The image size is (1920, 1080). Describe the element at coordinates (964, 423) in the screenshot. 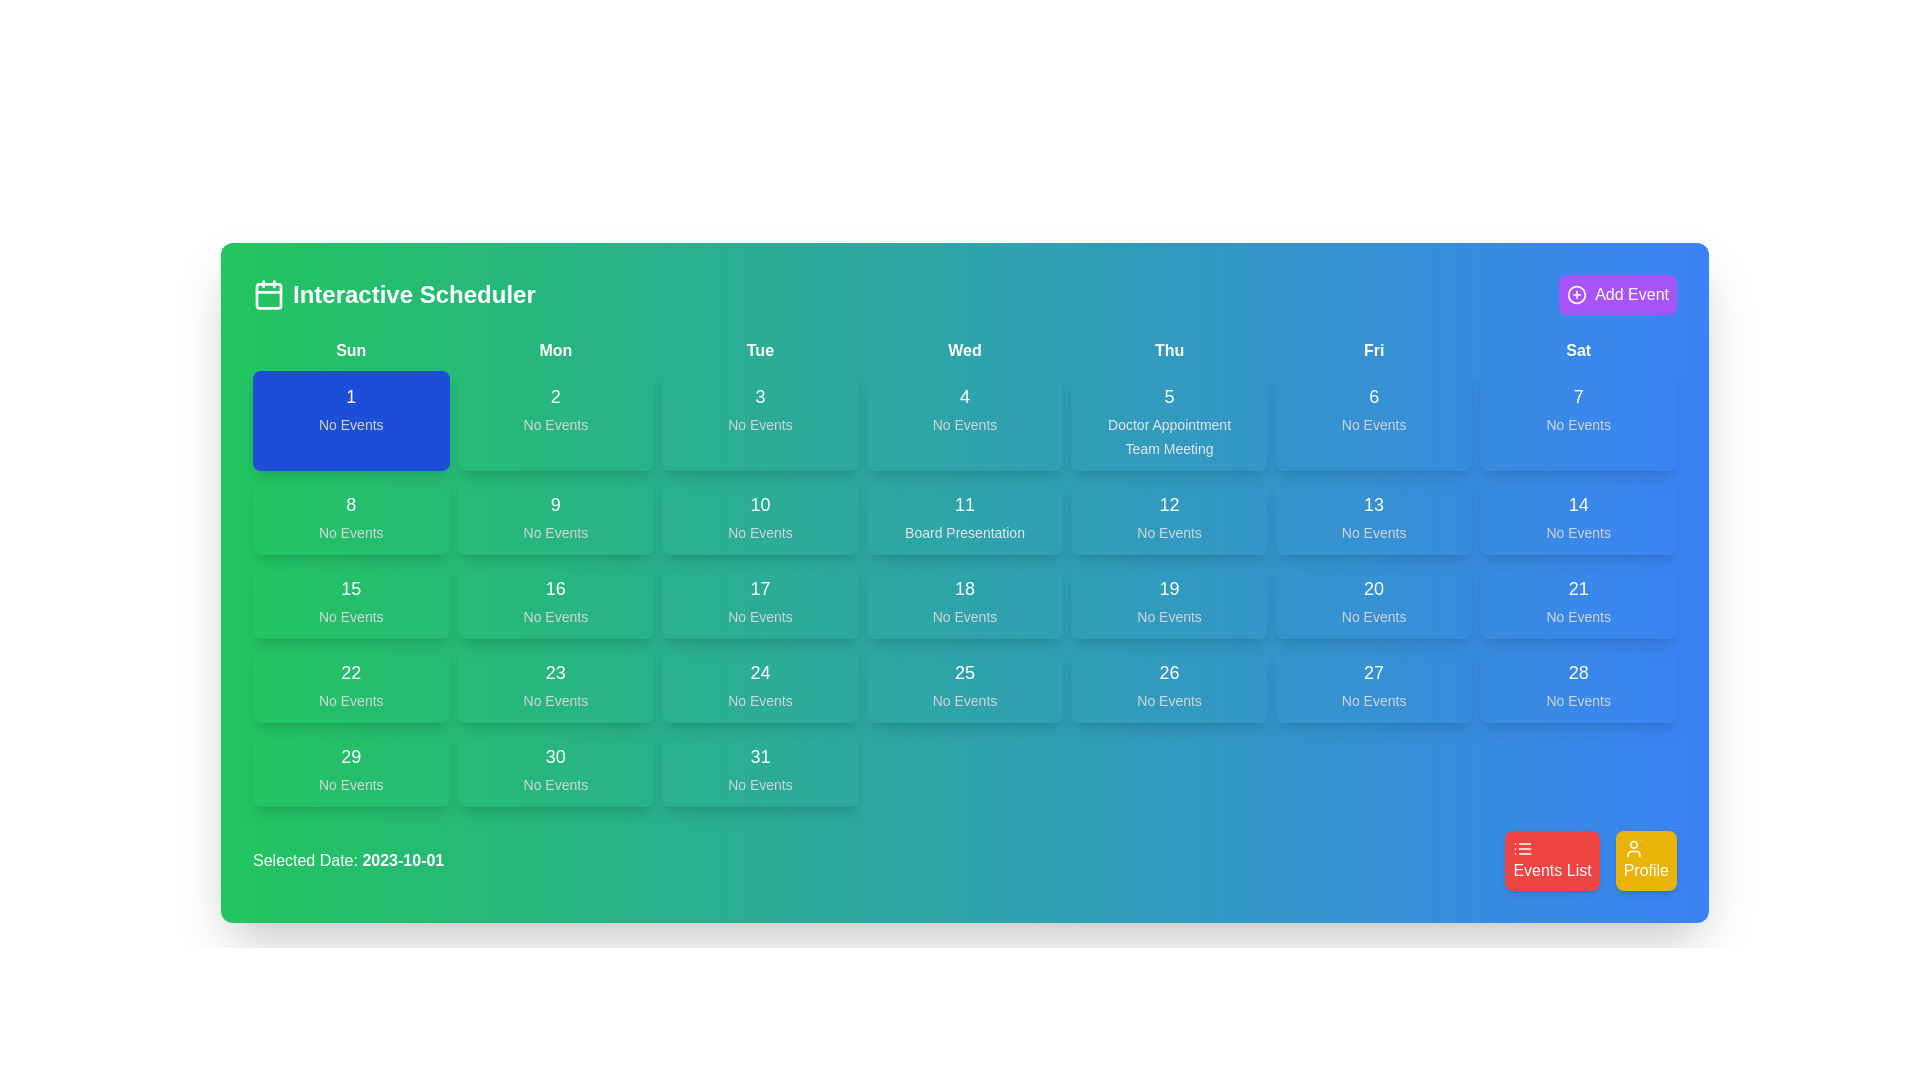

I see `the 'No Events' text label that is centered below a bold '4' text in a light gray color, located within the Wednesday date block of the calendar grid` at that location.